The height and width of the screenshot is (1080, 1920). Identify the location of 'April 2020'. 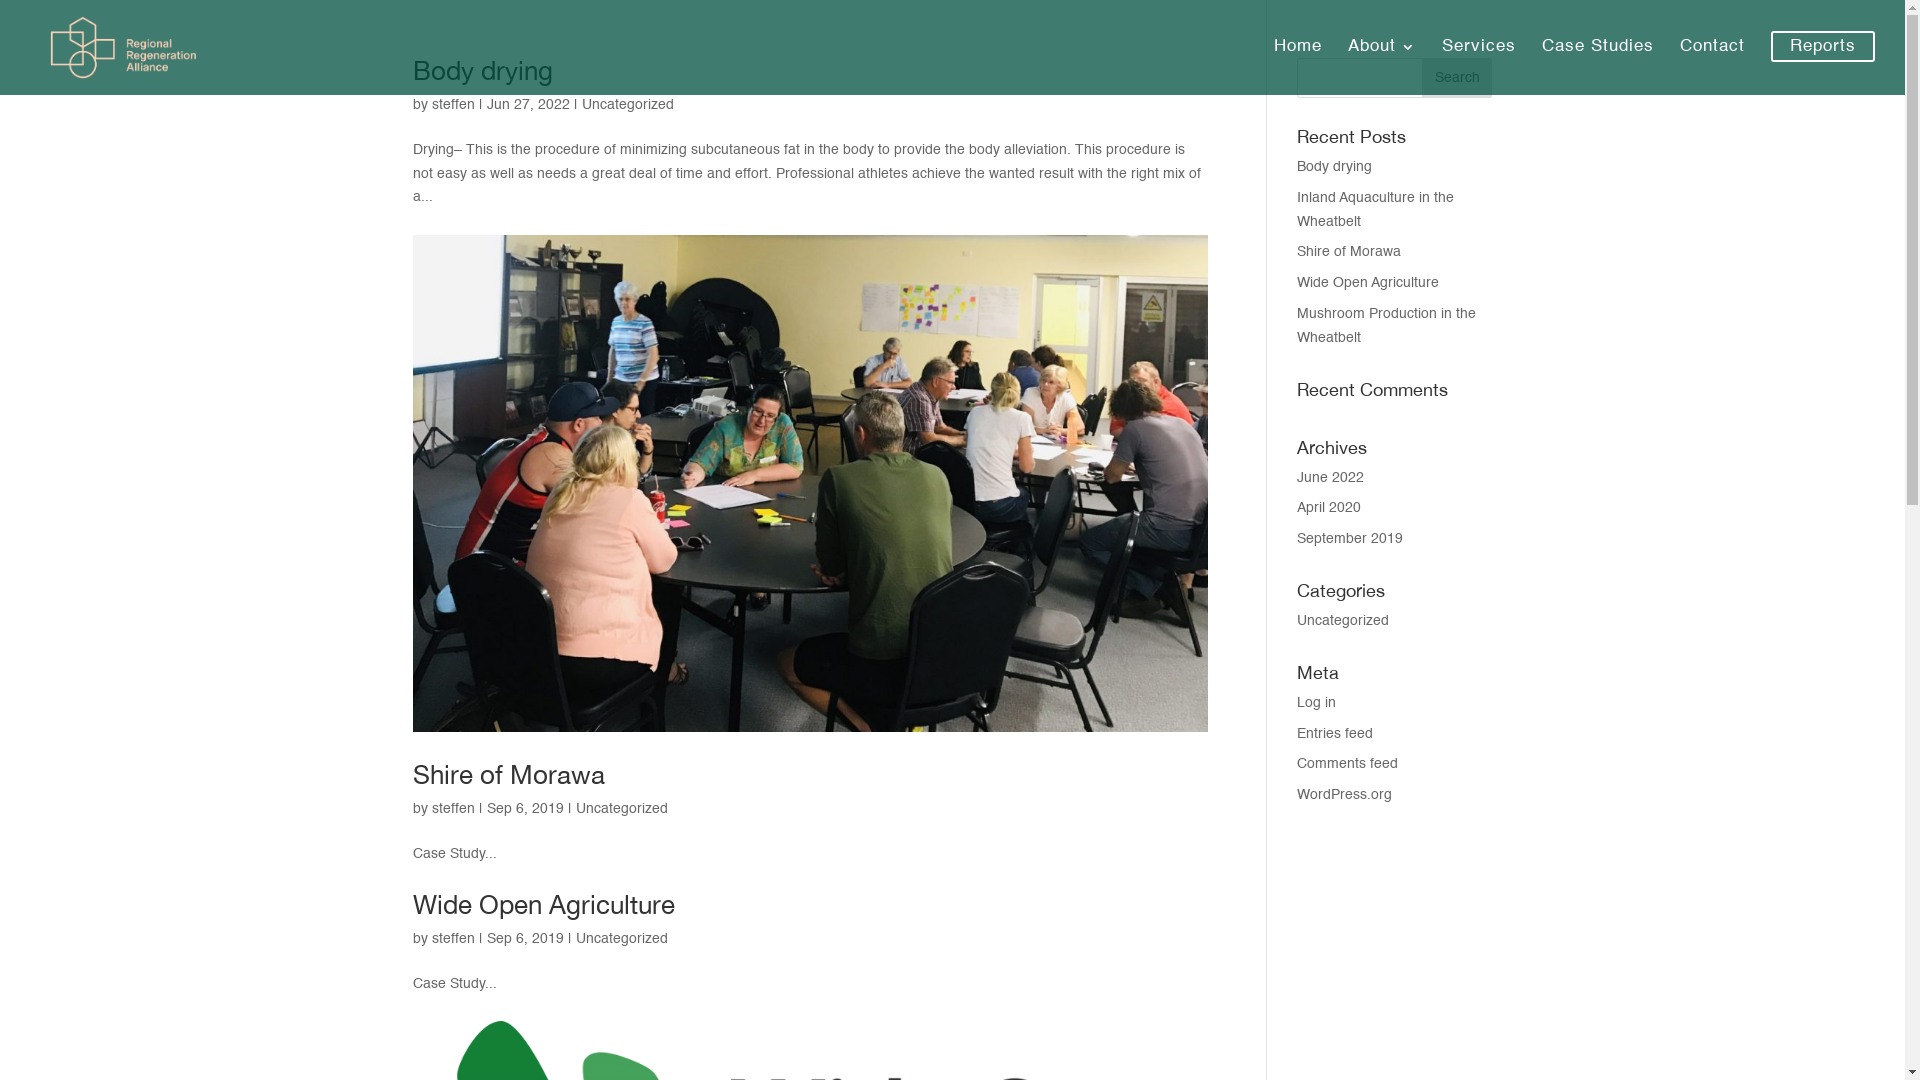
(1329, 507).